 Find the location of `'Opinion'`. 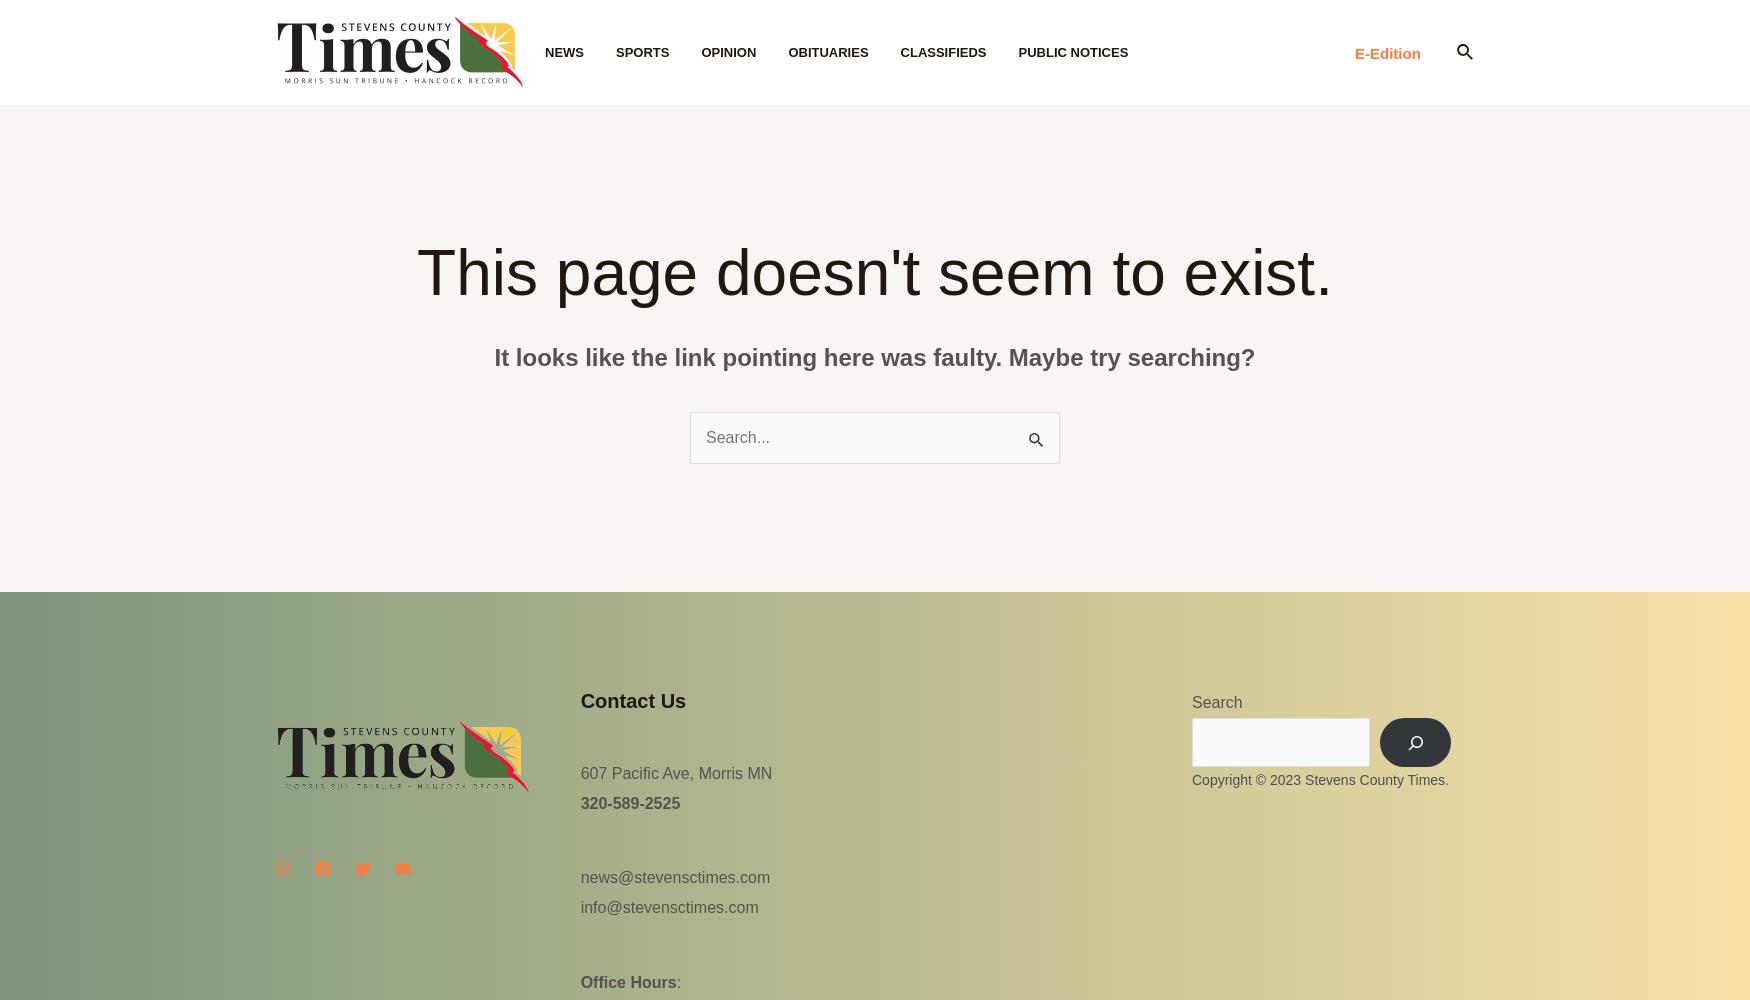

'Opinion' is located at coordinates (728, 52).